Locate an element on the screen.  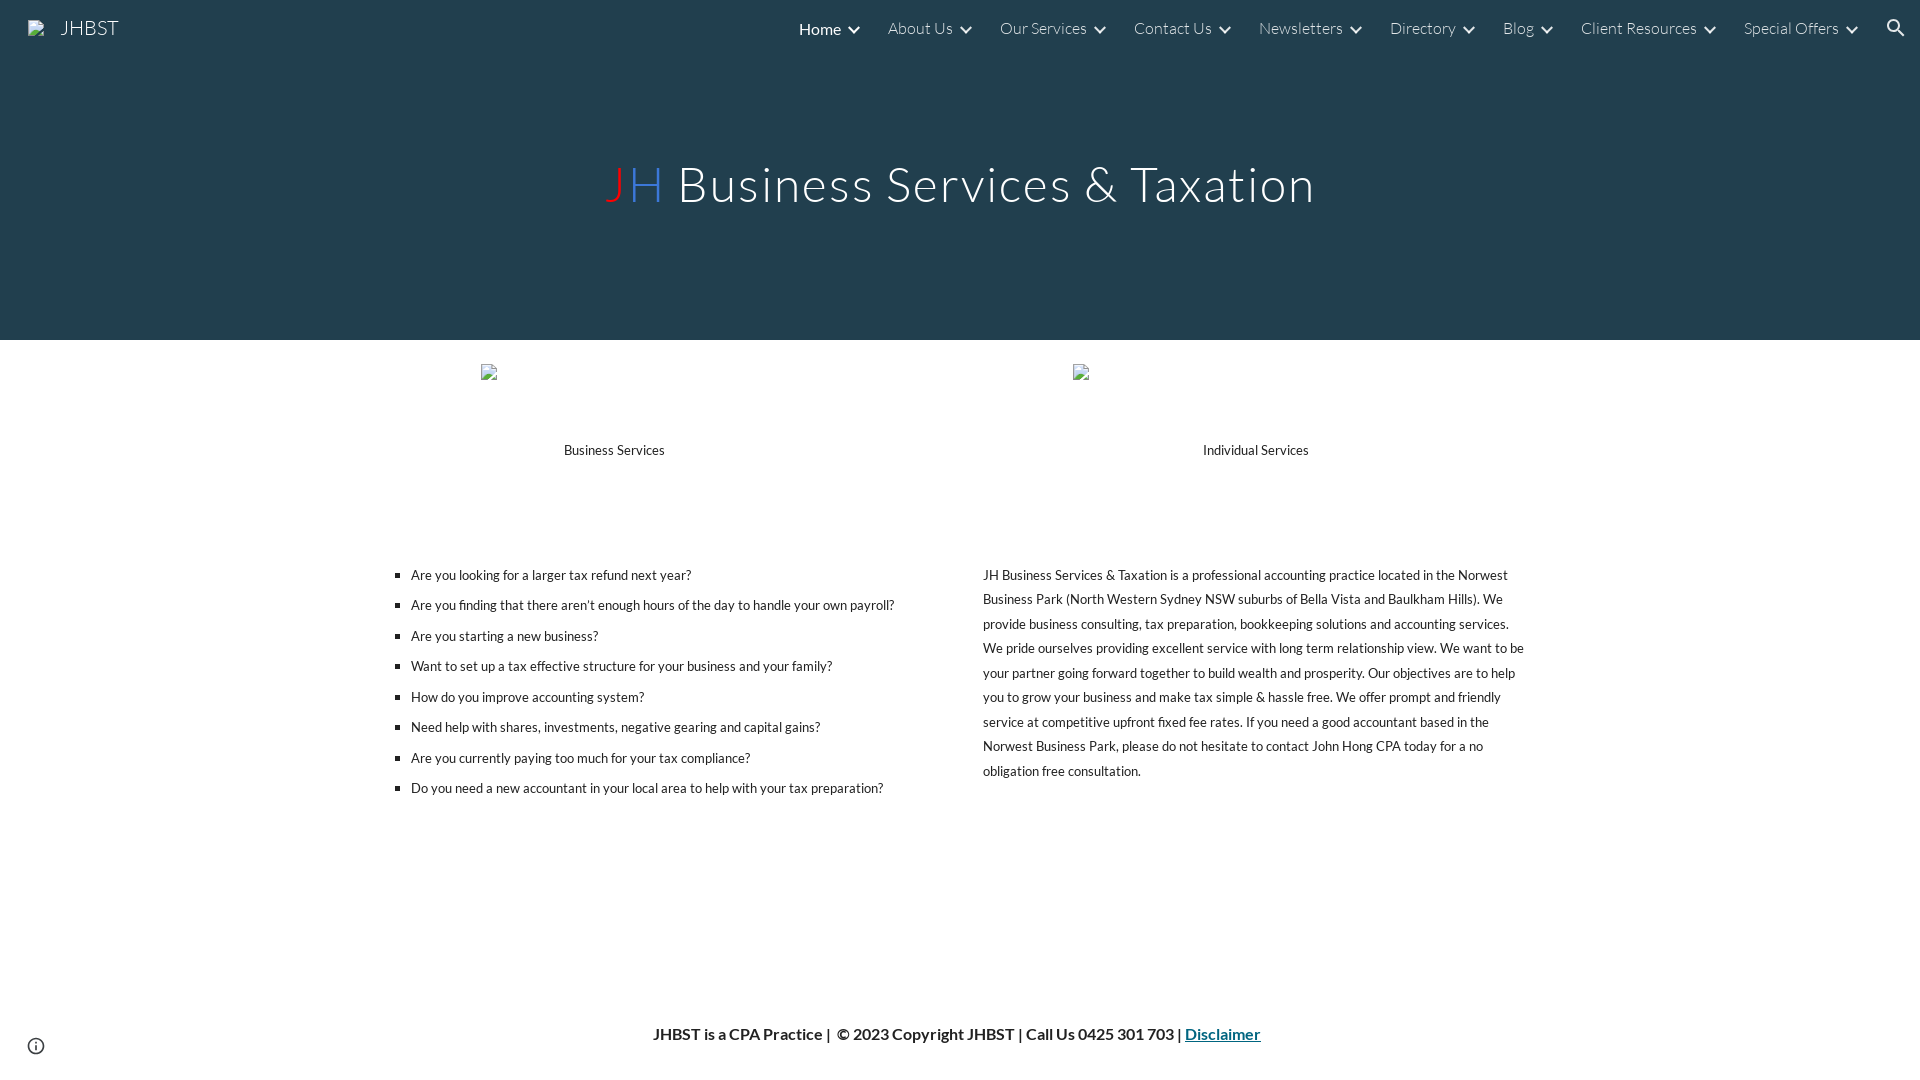
'Contact Us' is located at coordinates (1172, 27).